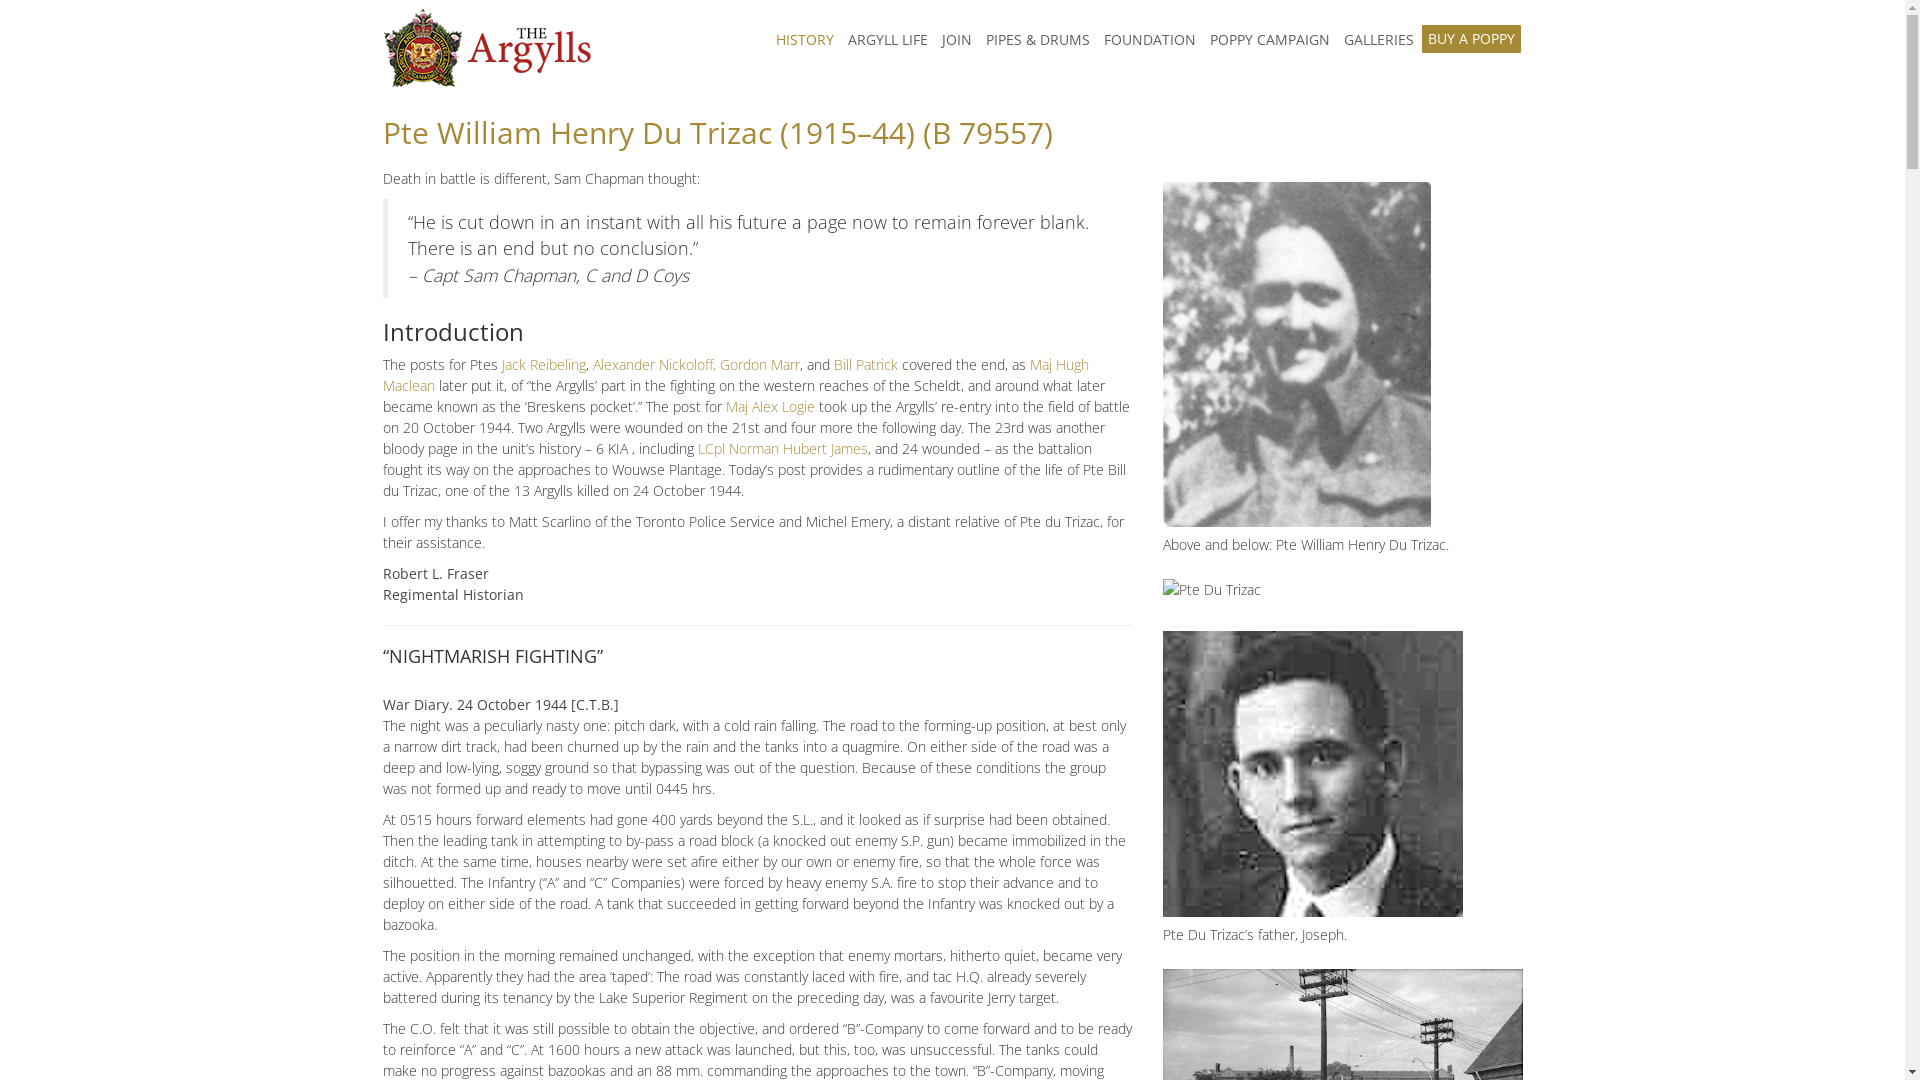 The height and width of the screenshot is (1080, 1920). What do you see at coordinates (1036, 39) in the screenshot?
I see `'PIPES & DRUMS'` at bounding box center [1036, 39].